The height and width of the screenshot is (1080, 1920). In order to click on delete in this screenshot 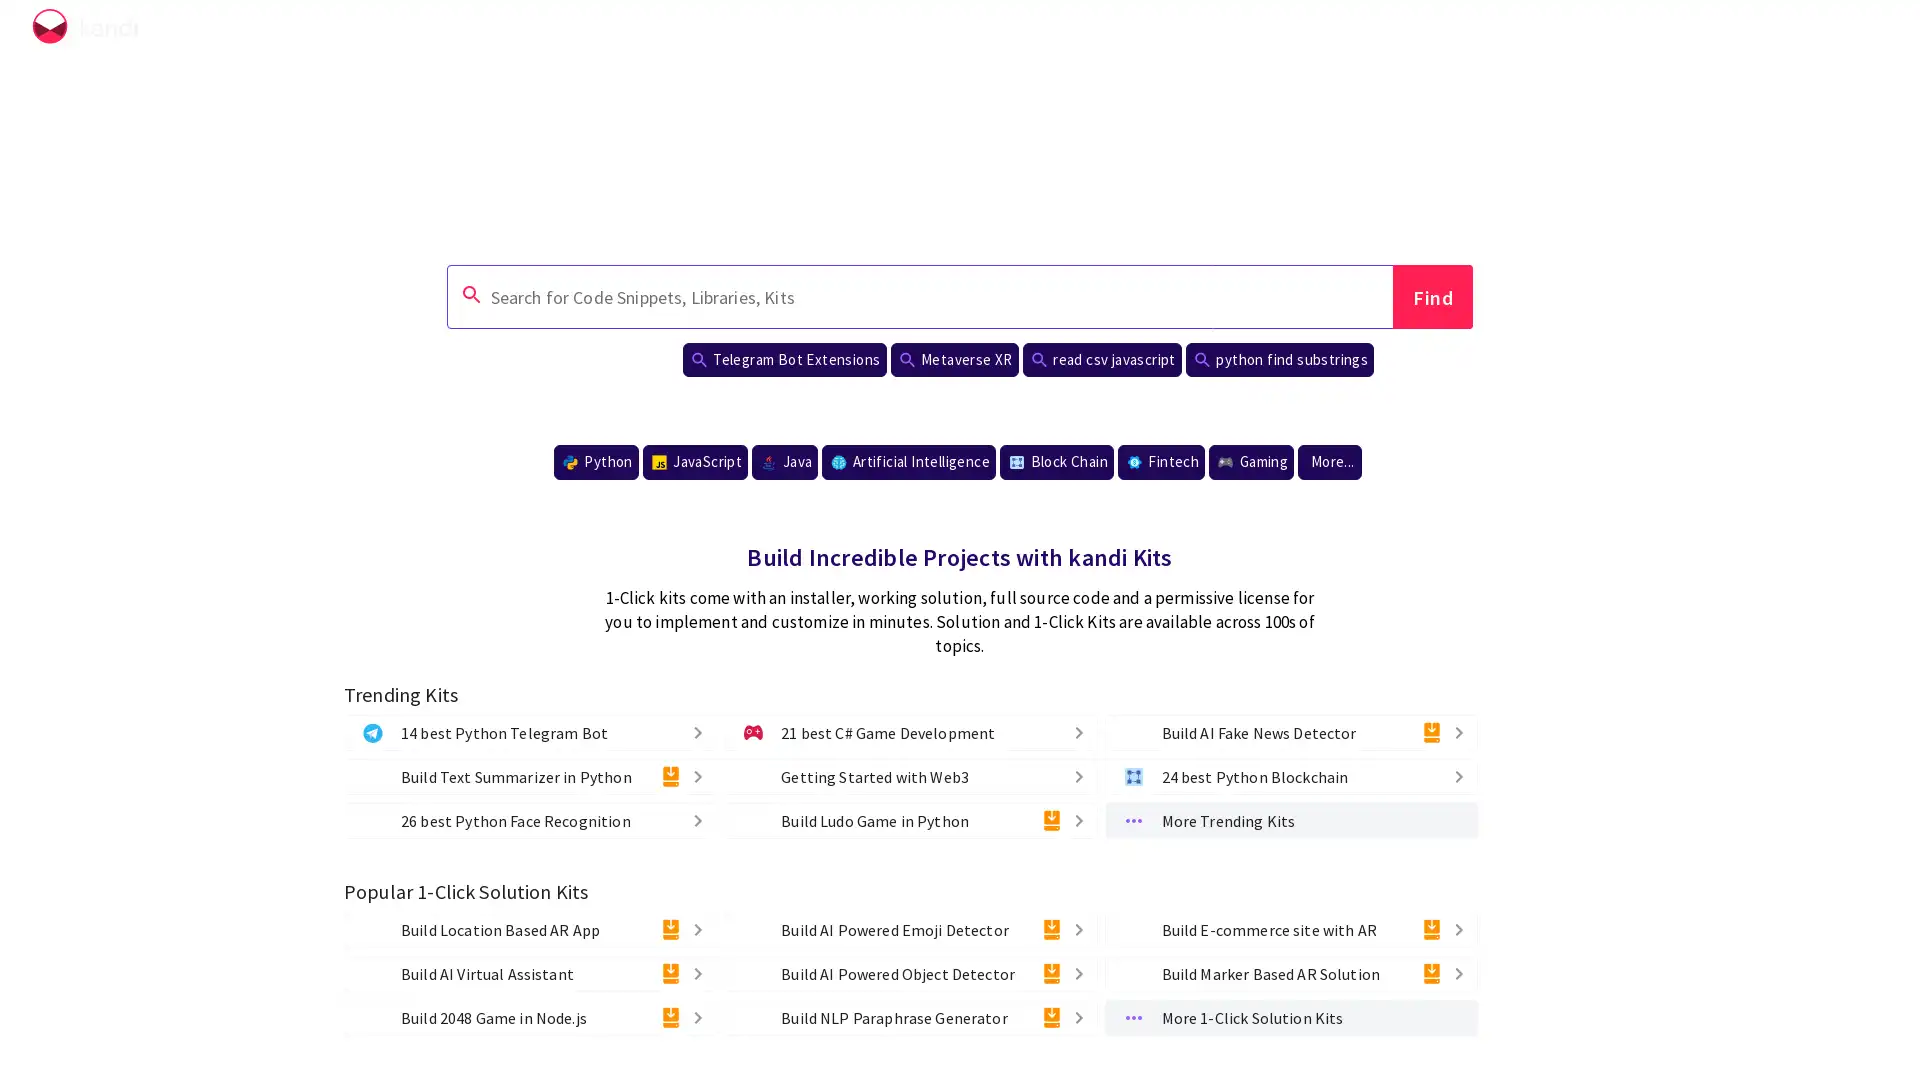, I will do `click(1050, 929)`.